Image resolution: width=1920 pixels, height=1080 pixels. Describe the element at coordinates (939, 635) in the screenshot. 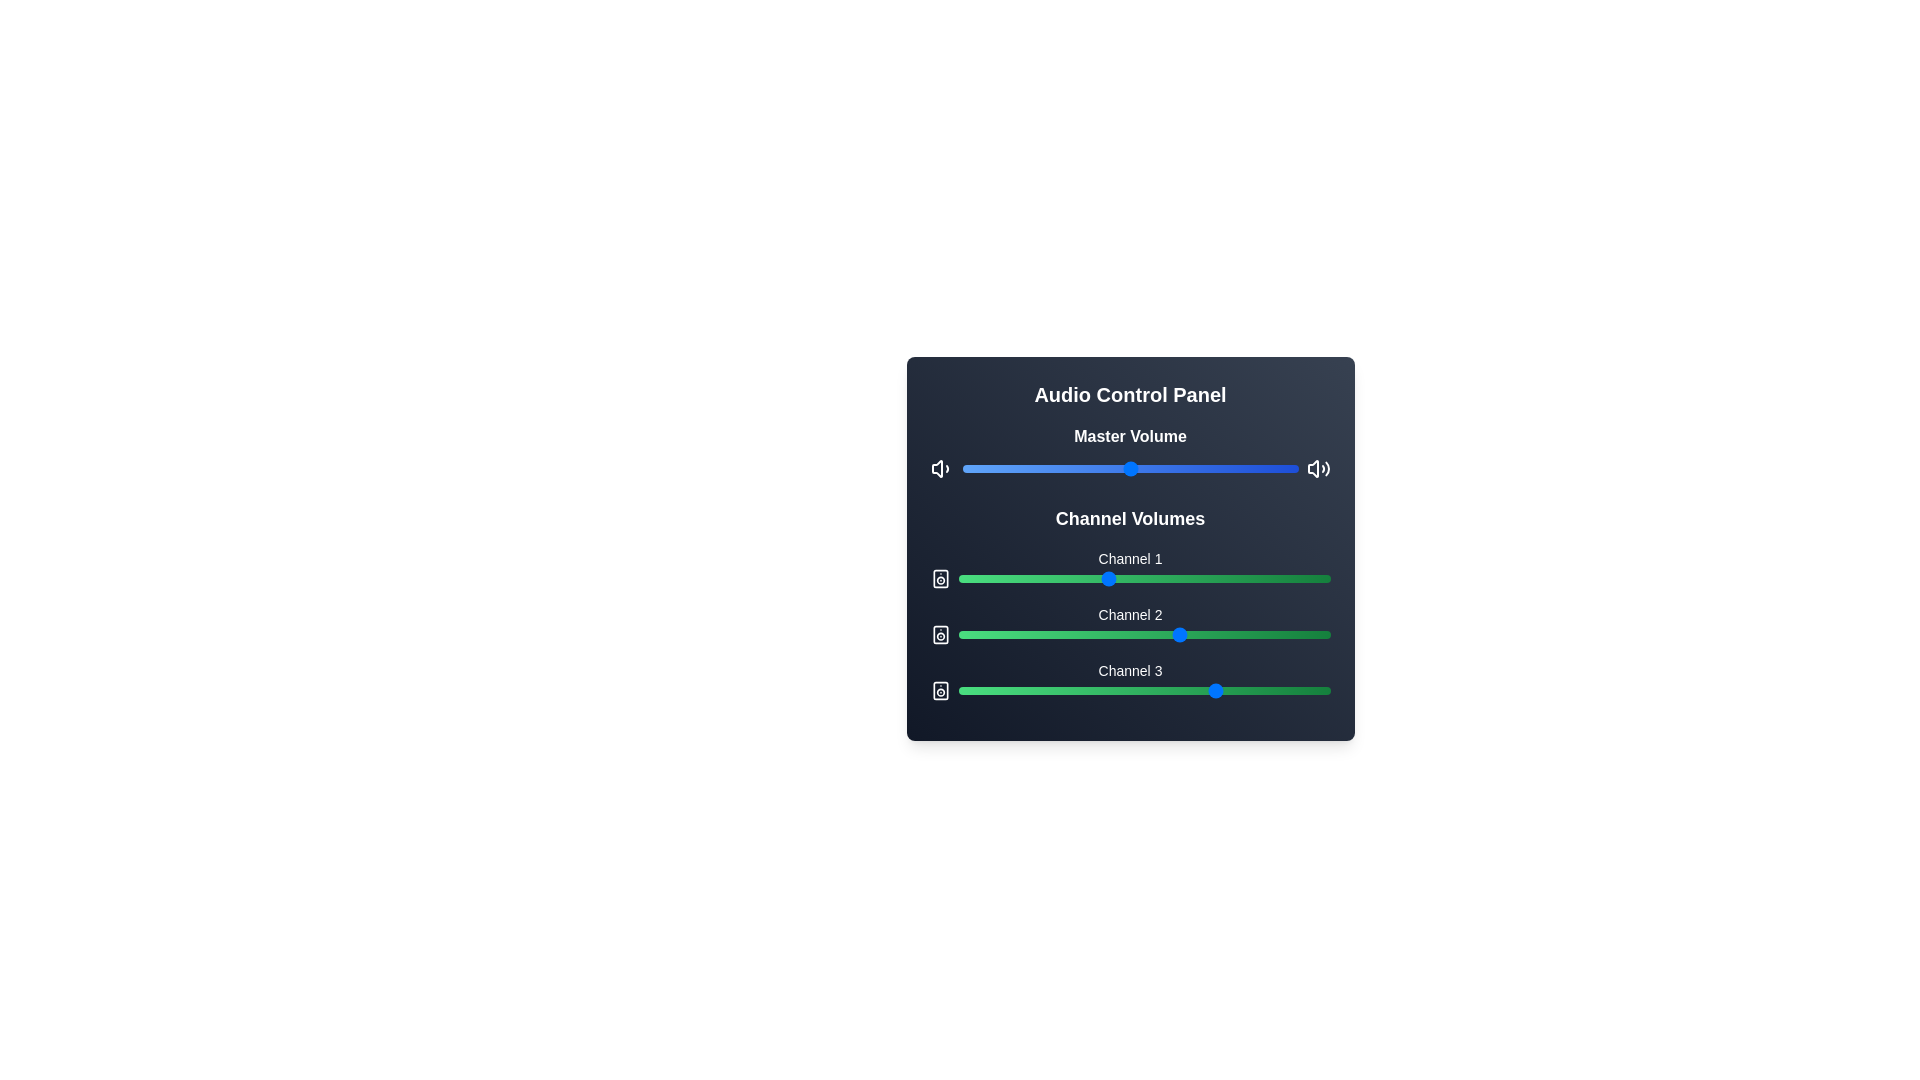

I see `the speaker icon representing the audio settings for 'Channel 2', which is the second icon in a sequence of channel icons located on the left side of the volume slider` at that location.